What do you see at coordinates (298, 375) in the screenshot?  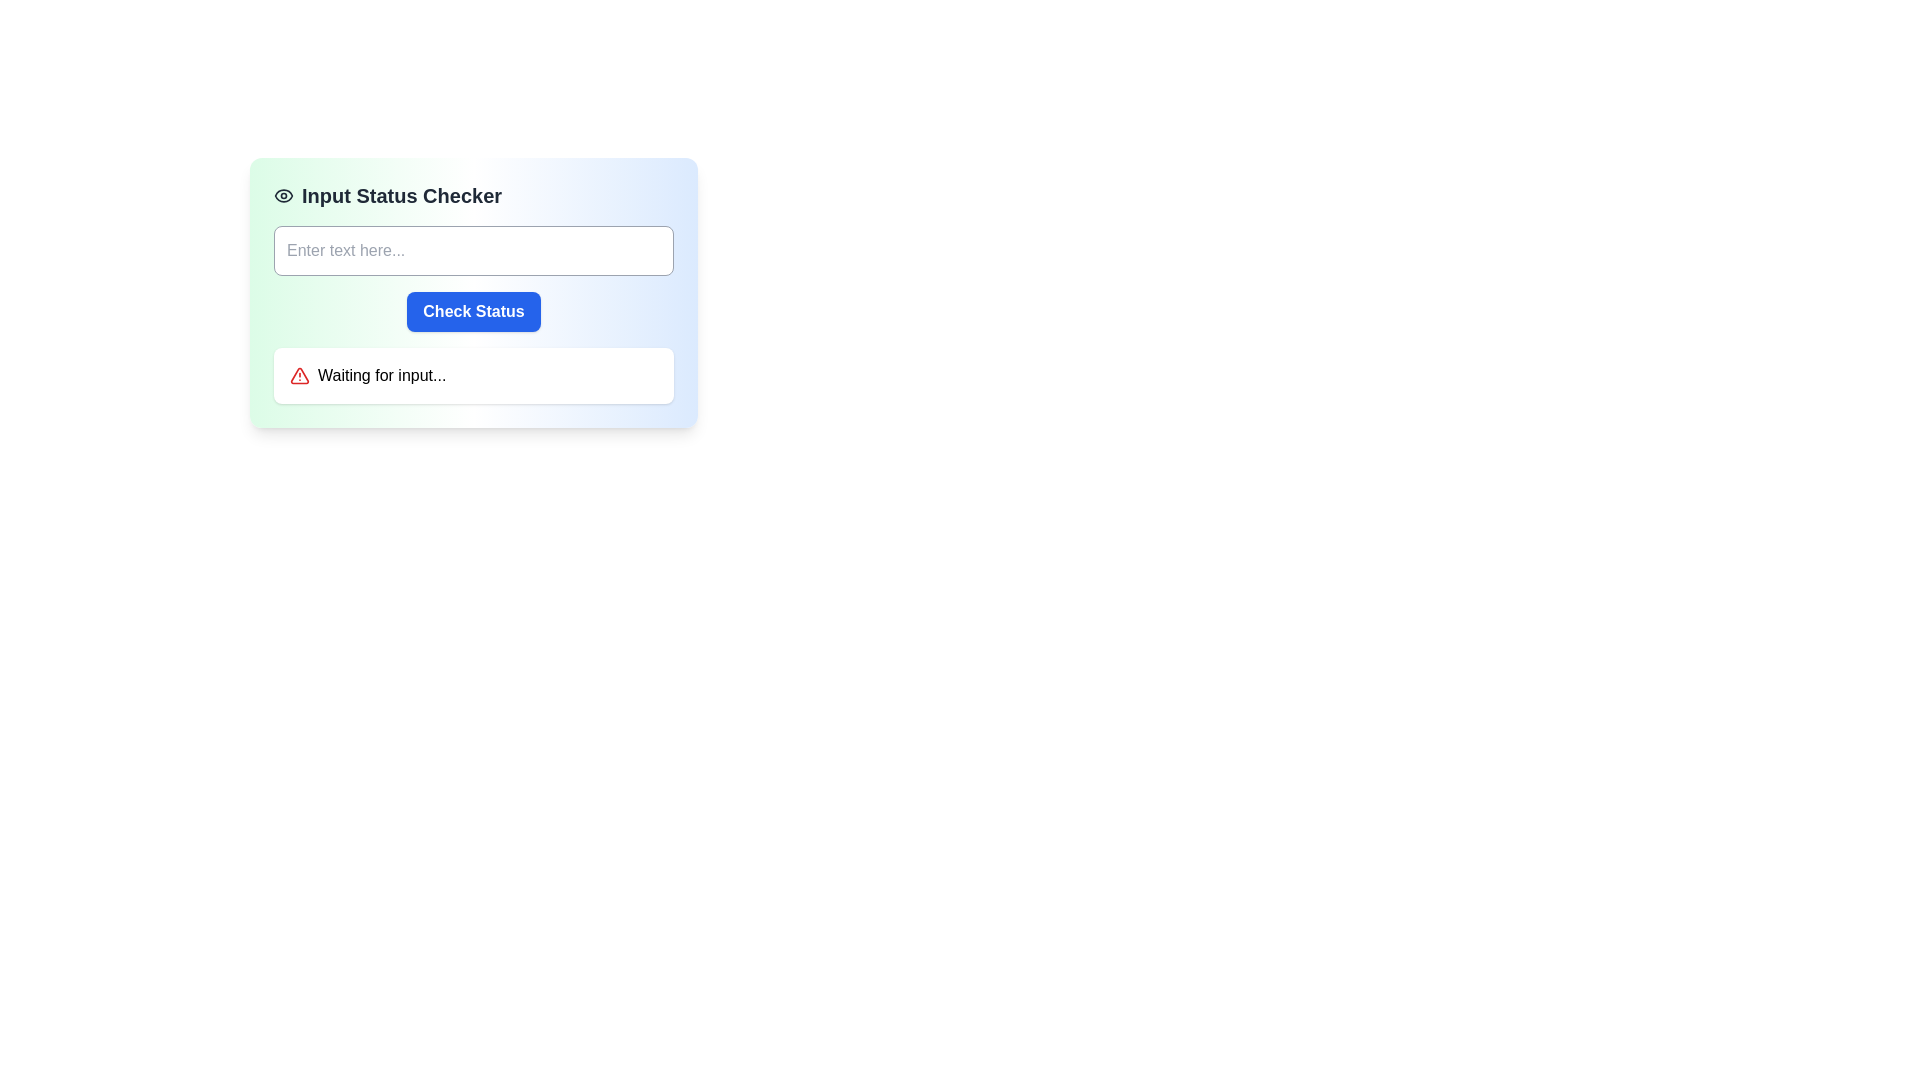 I see `the warning icon located to the far left of the message 'Waiting for input...' in the lower white section of the card` at bounding box center [298, 375].